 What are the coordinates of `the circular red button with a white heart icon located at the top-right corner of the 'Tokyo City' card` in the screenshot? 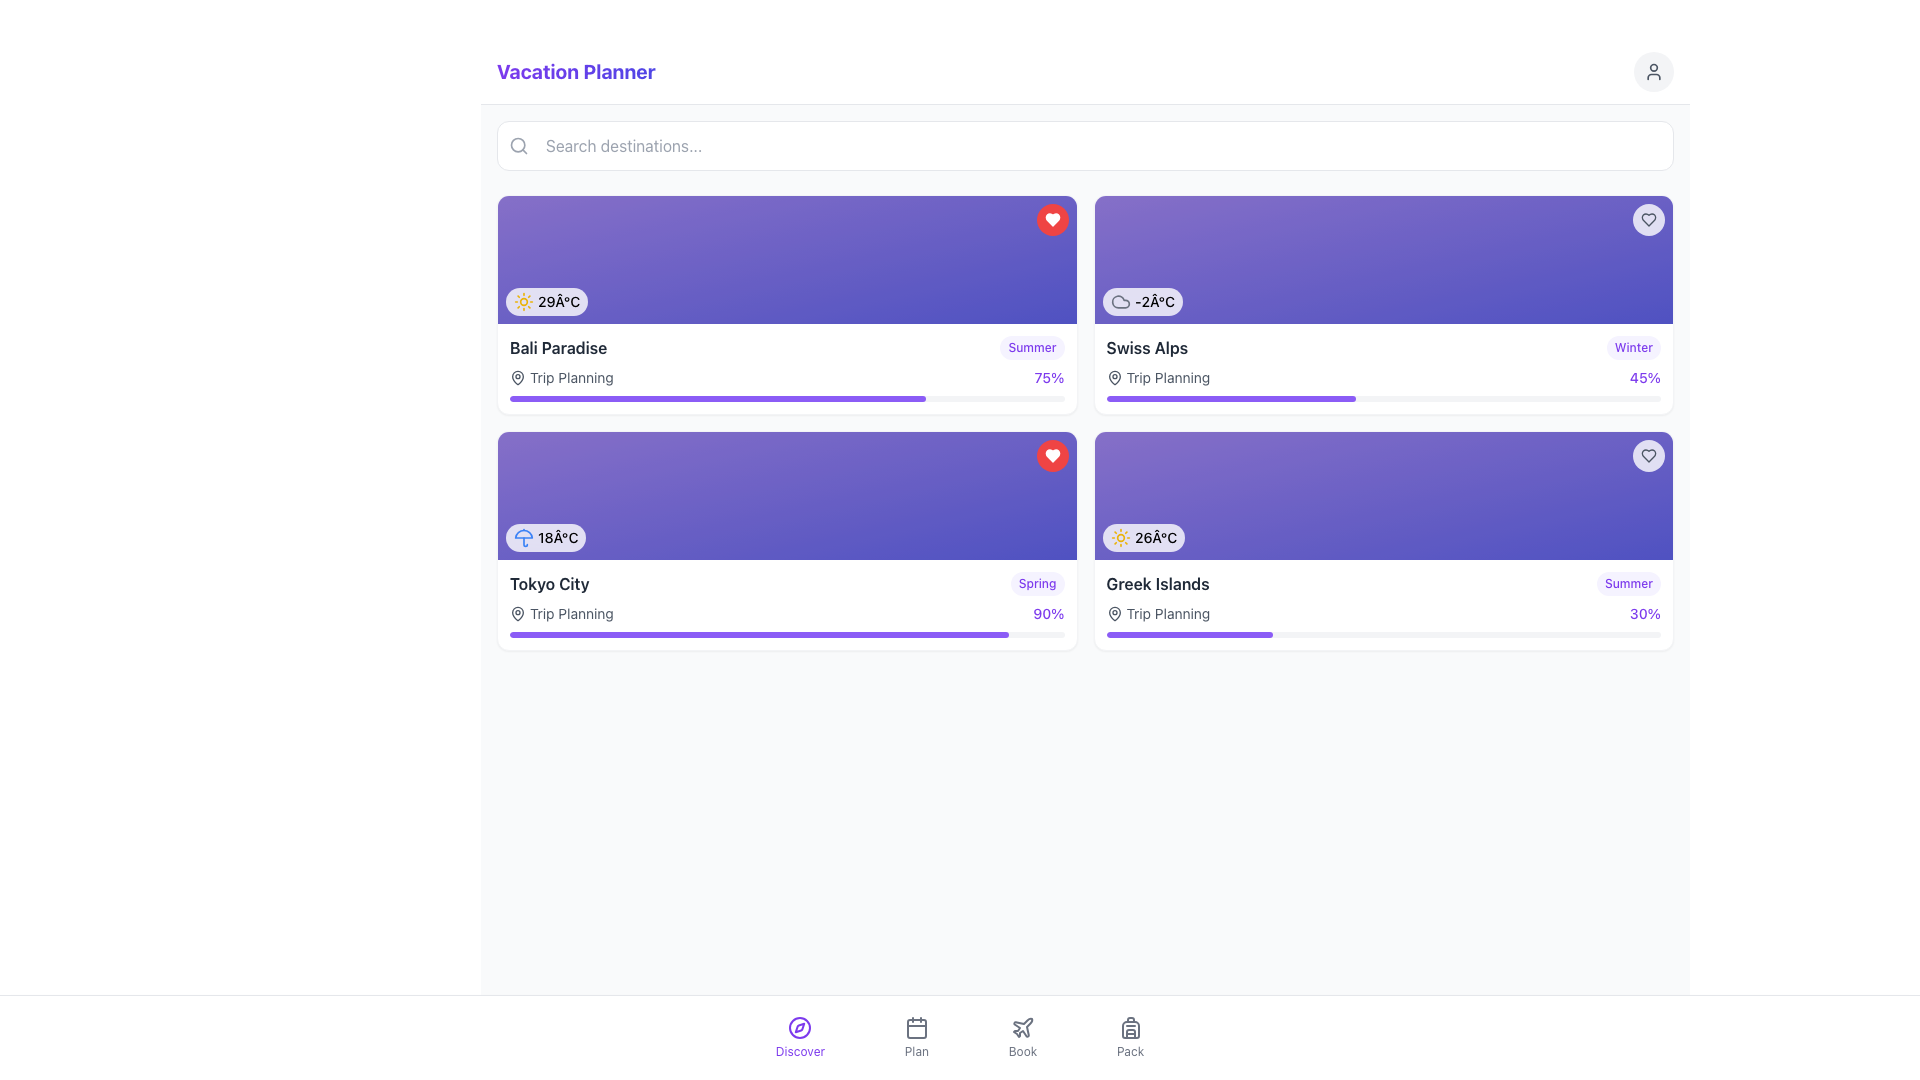 It's located at (1051, 455).